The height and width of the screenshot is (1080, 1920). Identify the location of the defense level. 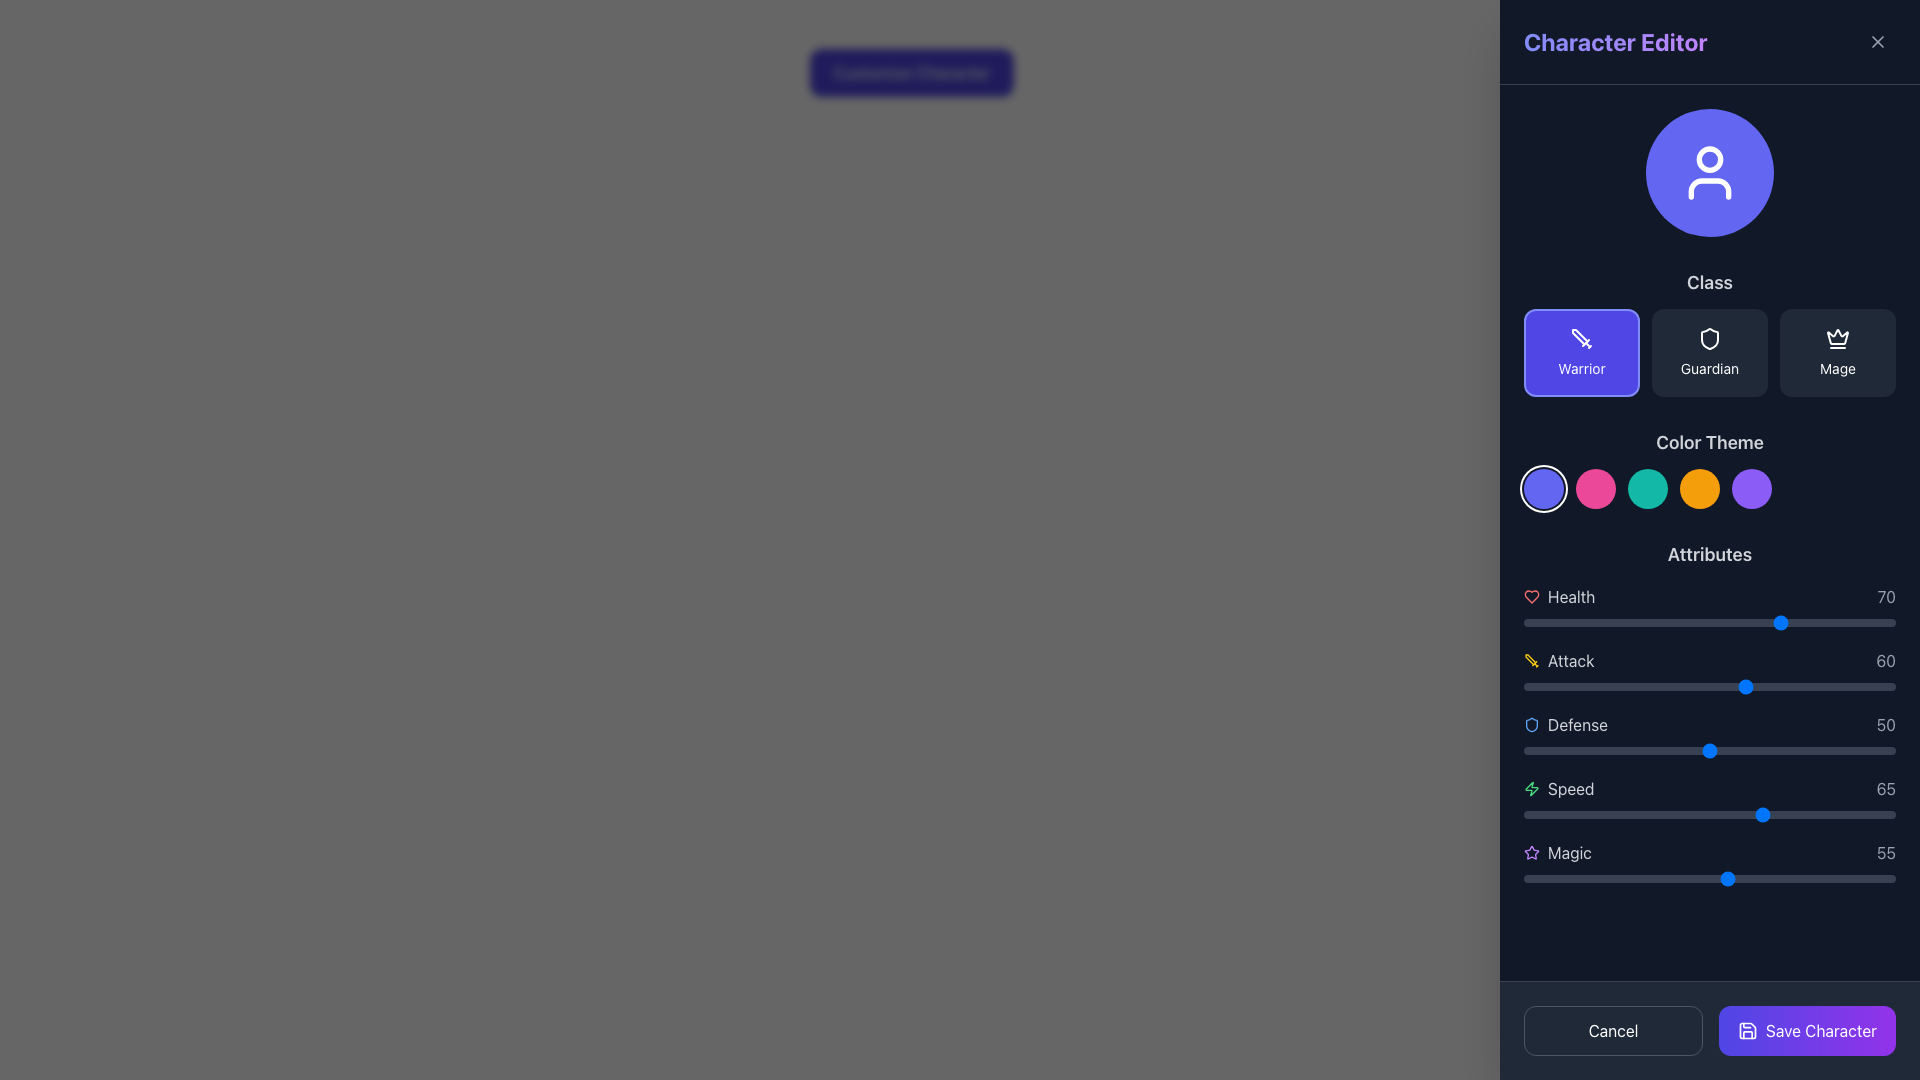
(1534, 751).